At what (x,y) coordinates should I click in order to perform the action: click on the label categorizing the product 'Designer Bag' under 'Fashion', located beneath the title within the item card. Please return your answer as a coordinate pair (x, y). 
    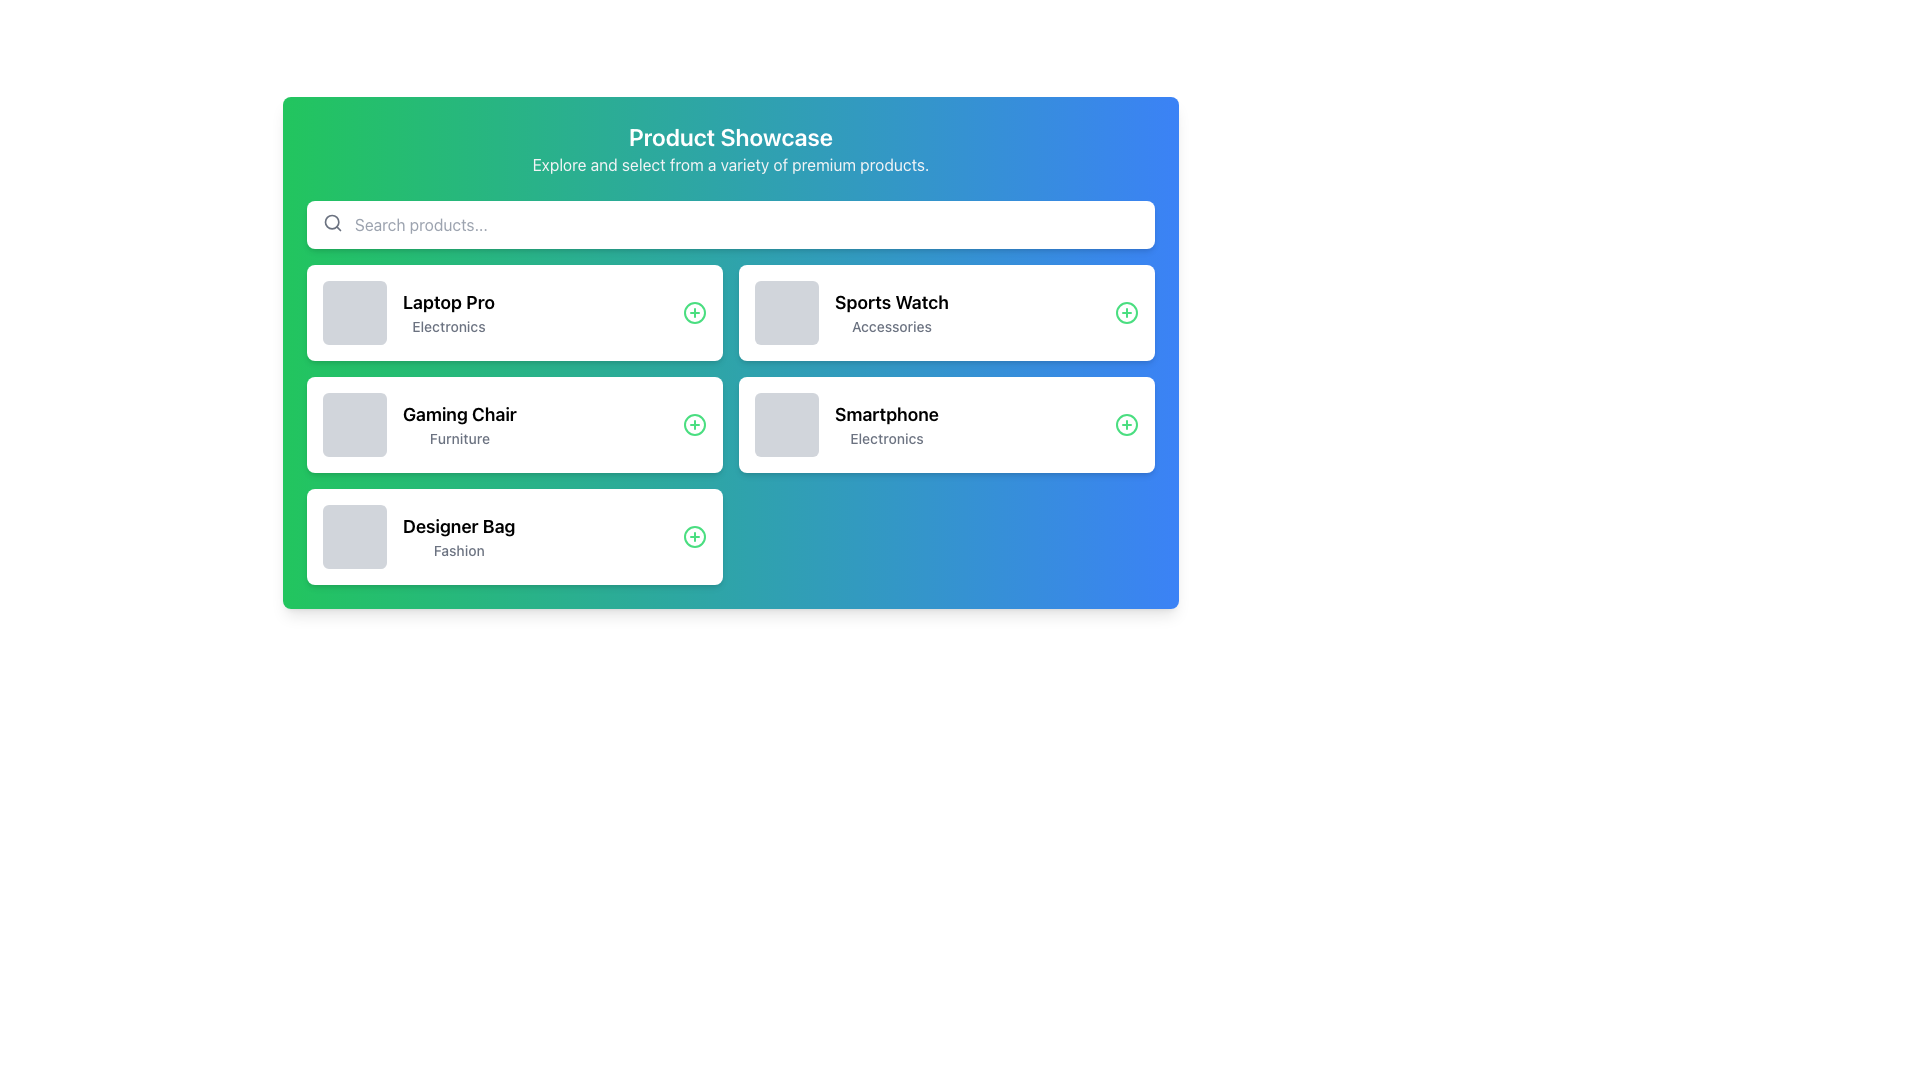
    Looking at the image, I should click on (458, 551).